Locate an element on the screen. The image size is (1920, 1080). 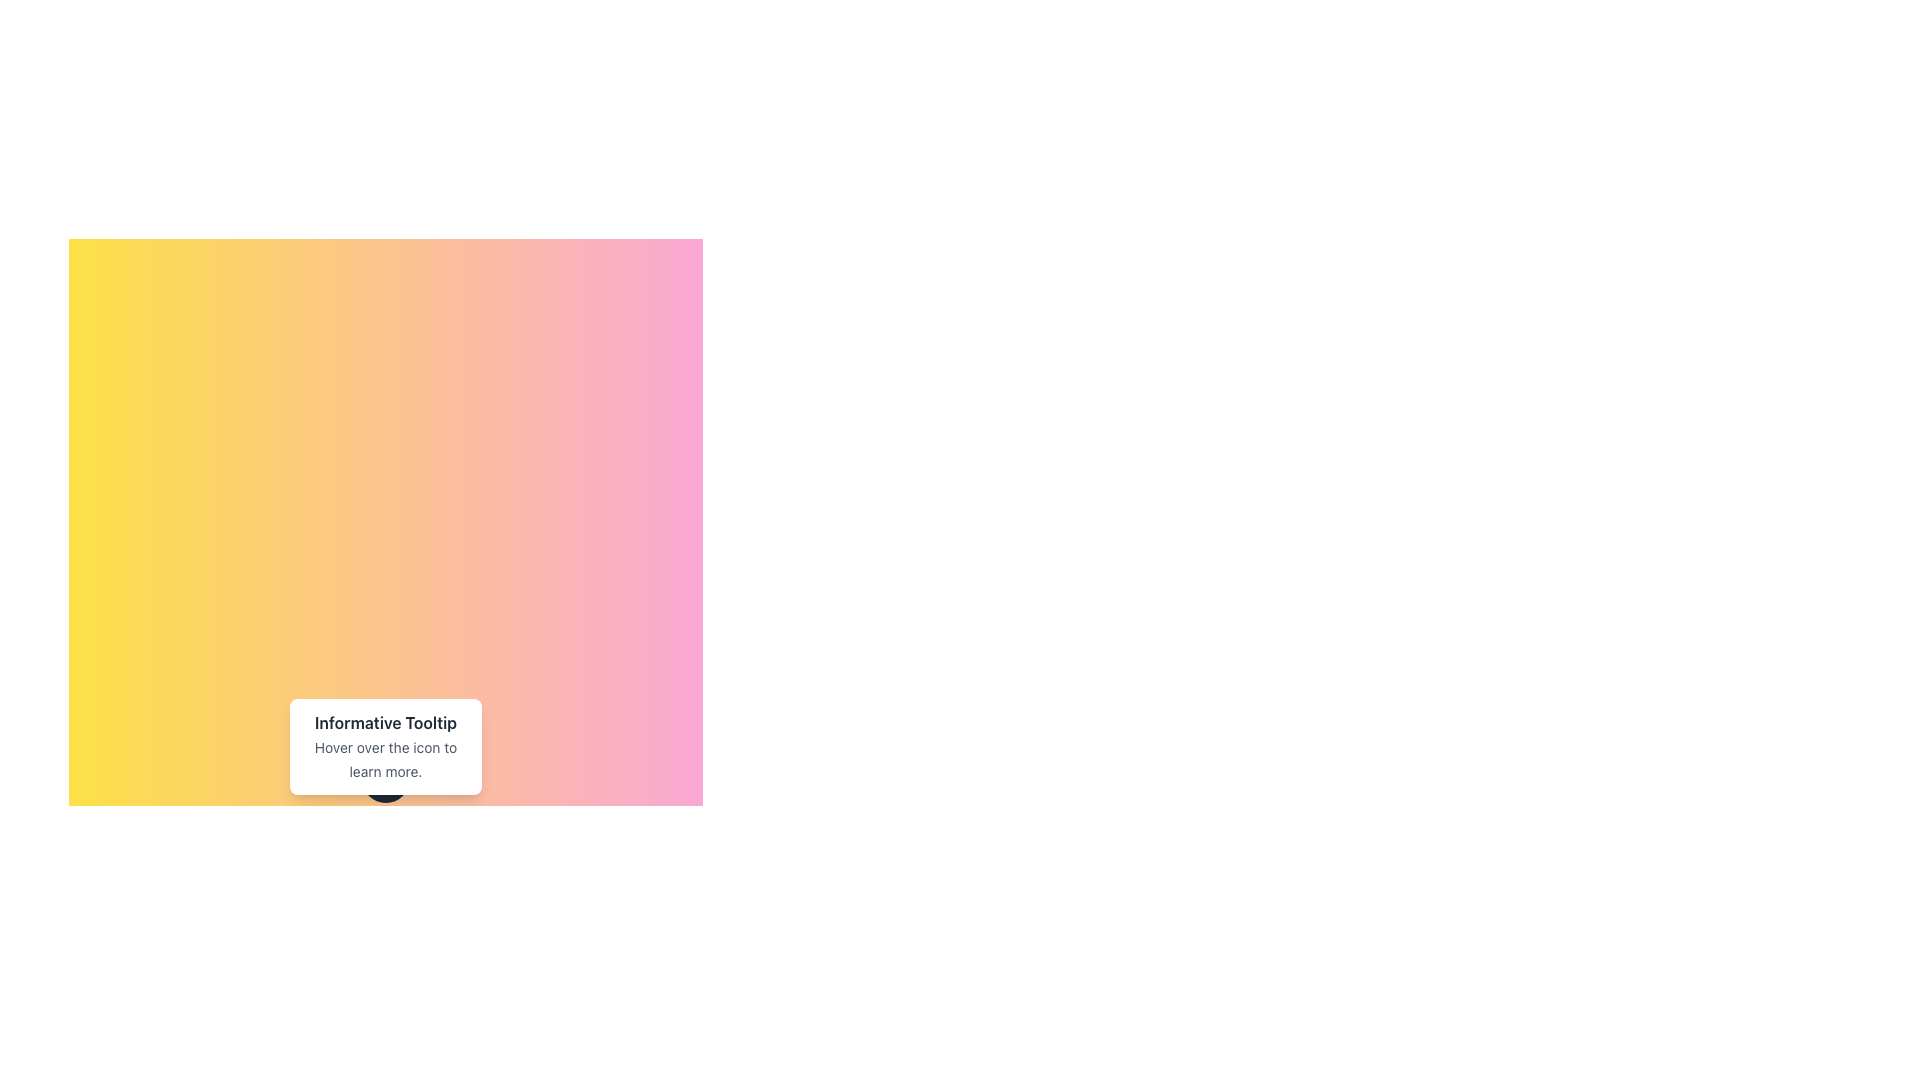
the tooltip that provides additional information about the interactive icon, which is visually located above the icon and centered horizontally with it is located at coordinates (385, 747).